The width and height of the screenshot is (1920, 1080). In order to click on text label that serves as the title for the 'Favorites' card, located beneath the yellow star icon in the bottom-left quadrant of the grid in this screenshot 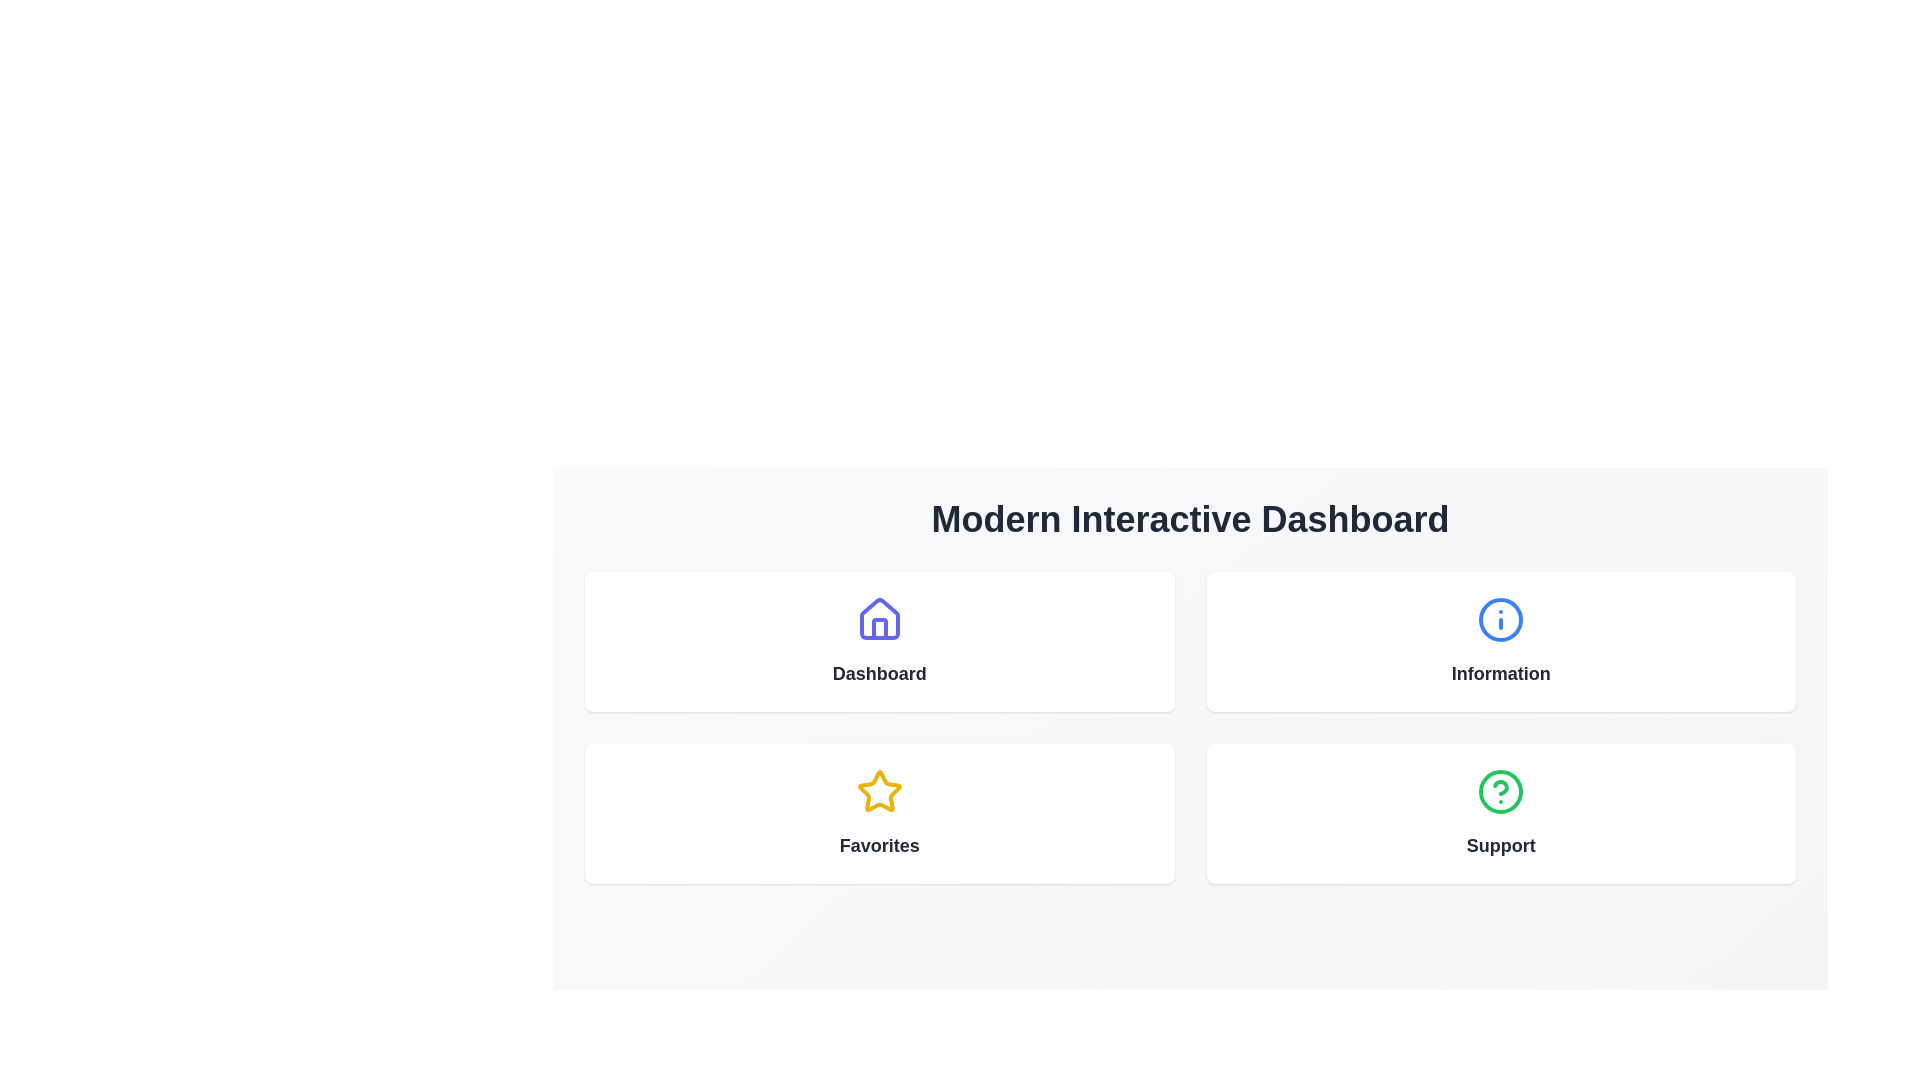, I will do `click(879, 845)`.